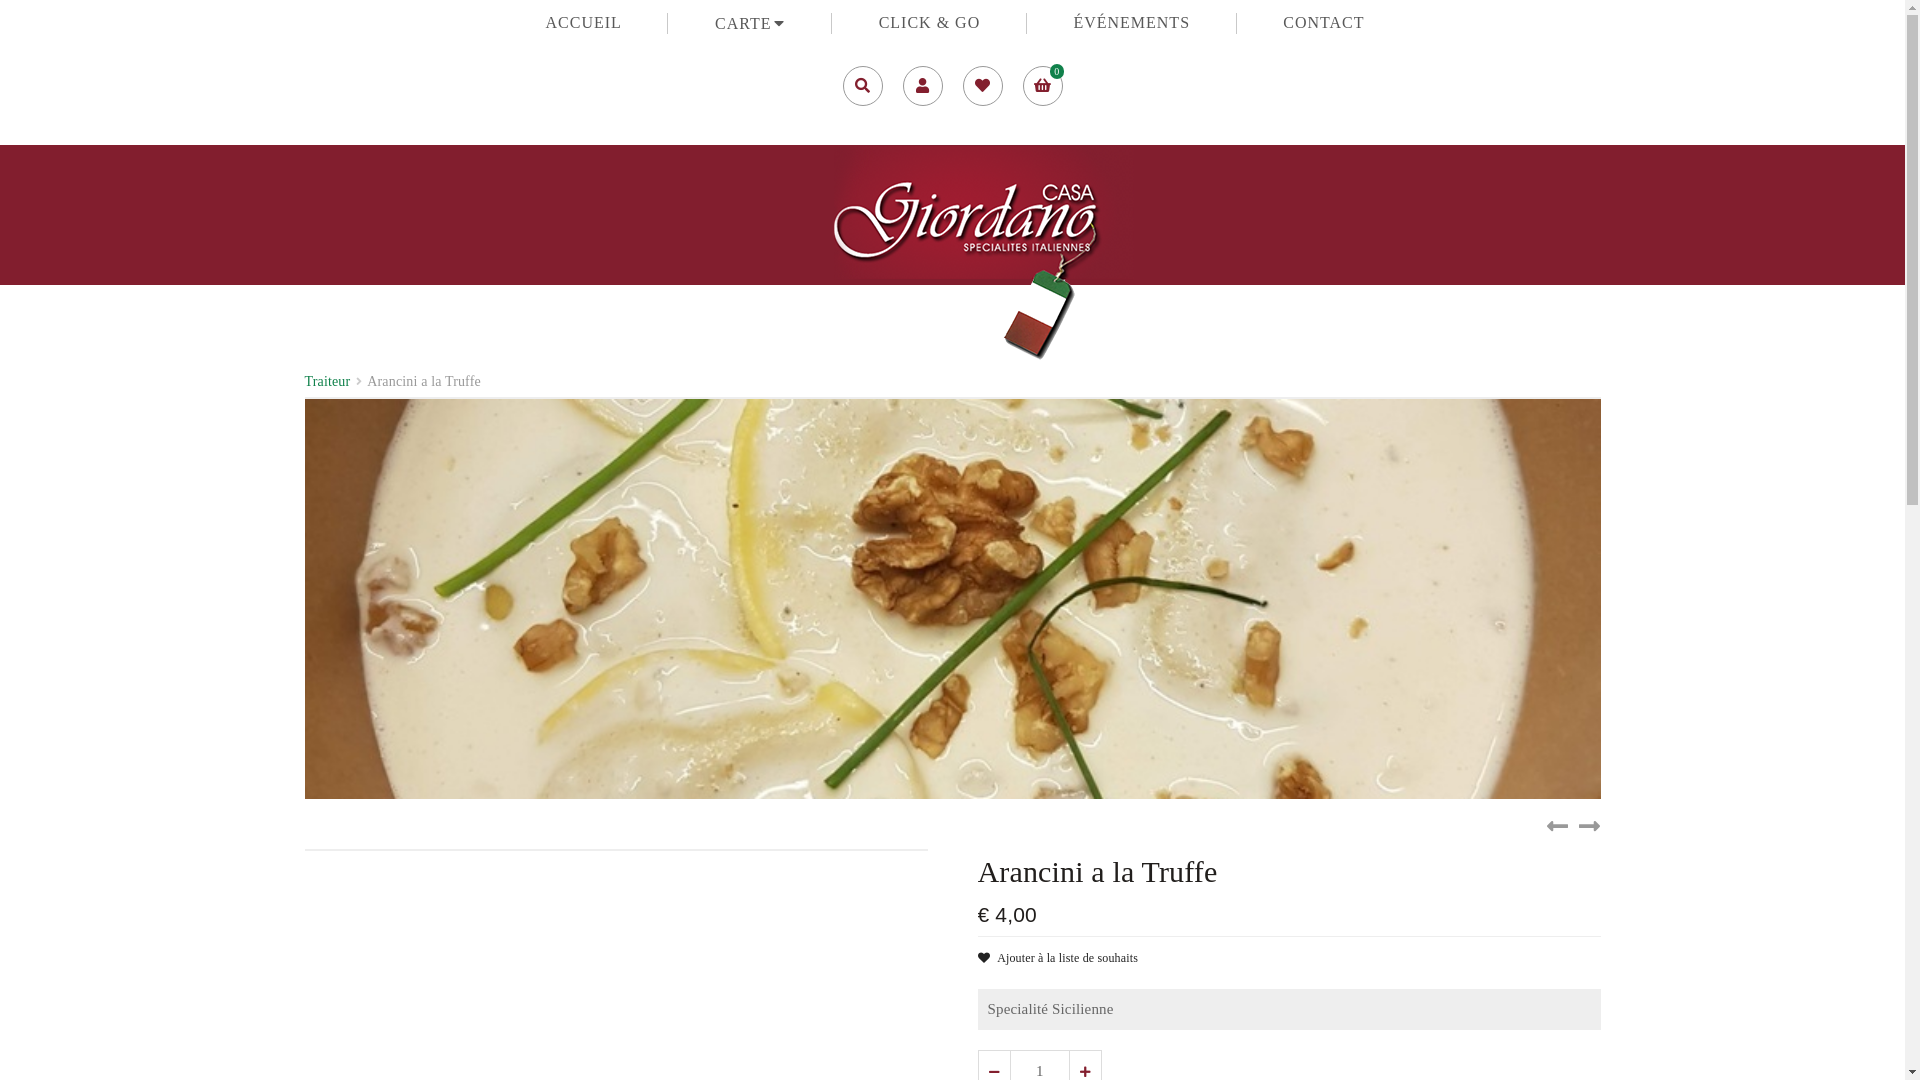 The image size is (1920, 1080). Describe the element at coordinates (1040, 84) in the screenshot. I see `'0'` at that location.